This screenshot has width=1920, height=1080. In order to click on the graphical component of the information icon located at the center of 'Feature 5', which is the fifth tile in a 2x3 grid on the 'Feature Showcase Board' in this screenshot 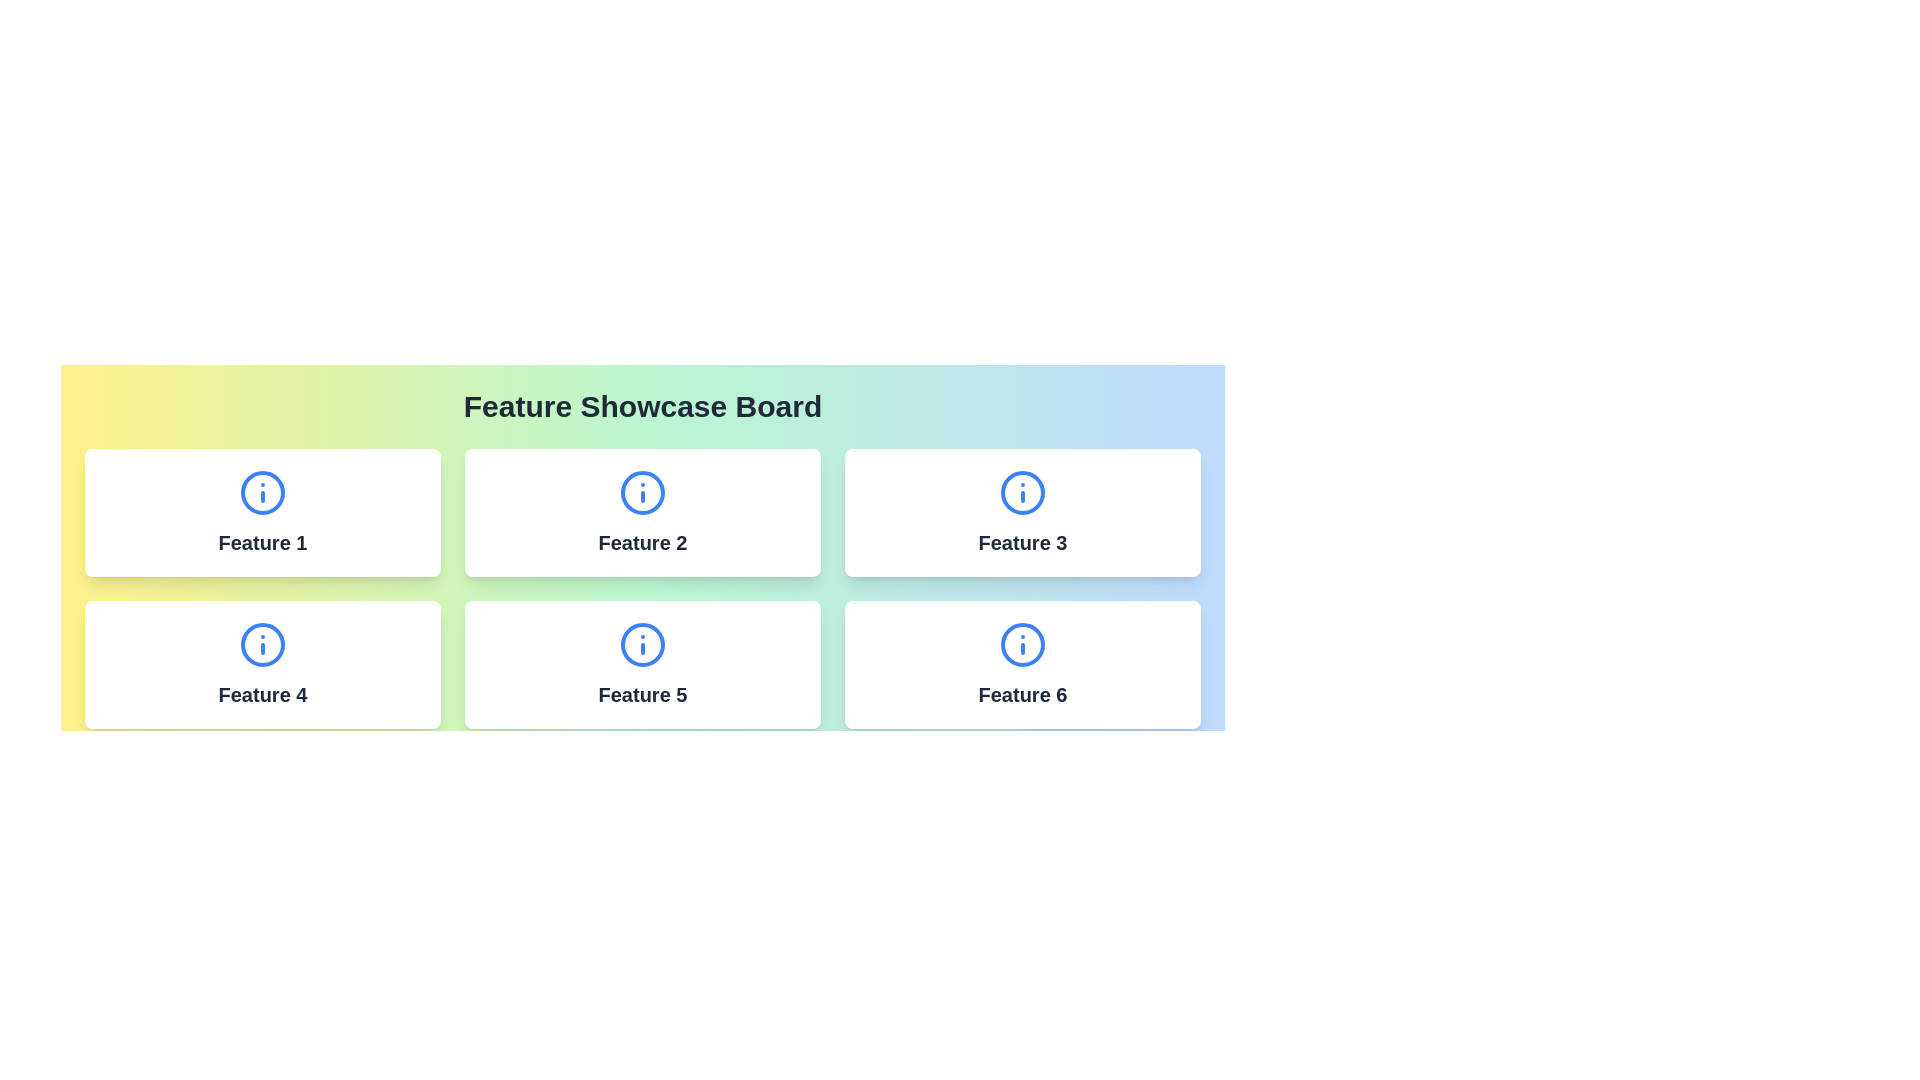, I will do `click(643, 644)`.